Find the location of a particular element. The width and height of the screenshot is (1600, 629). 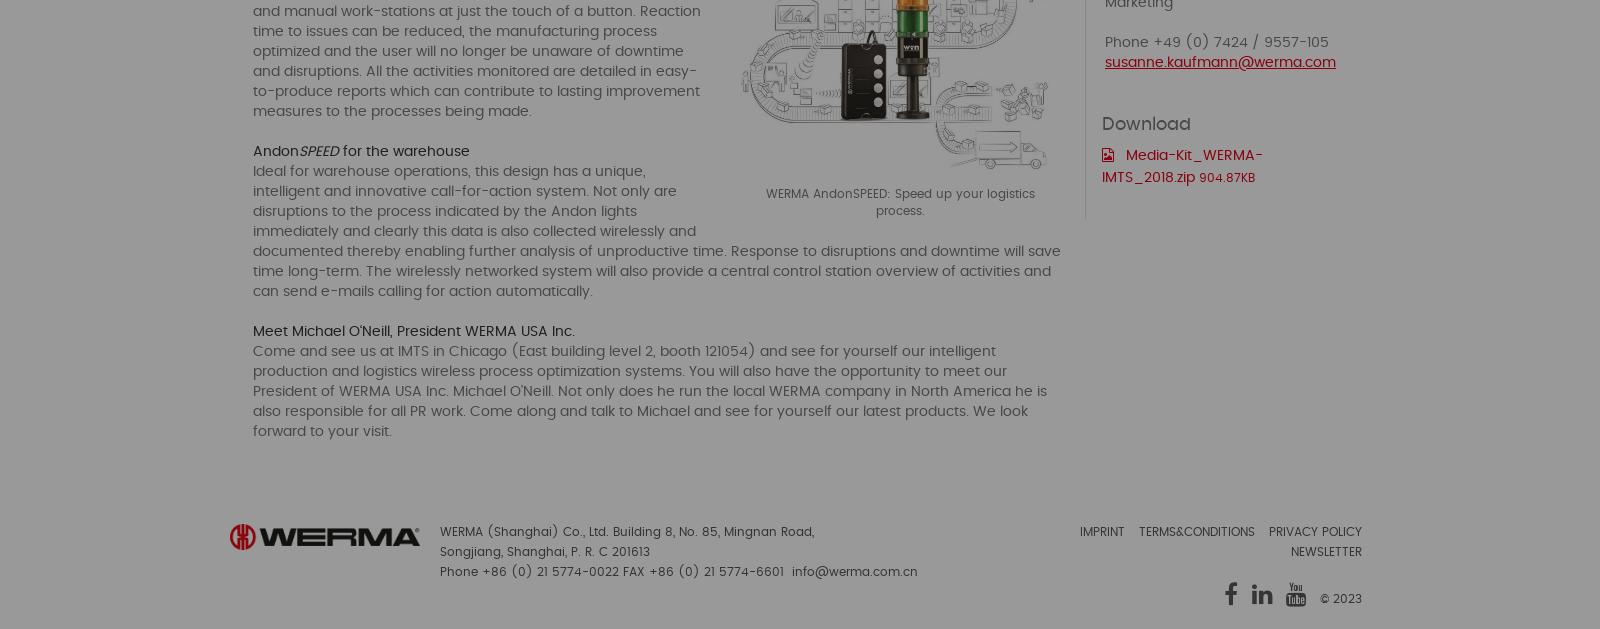

'Imprint' is located at coordinates (1102, 532).